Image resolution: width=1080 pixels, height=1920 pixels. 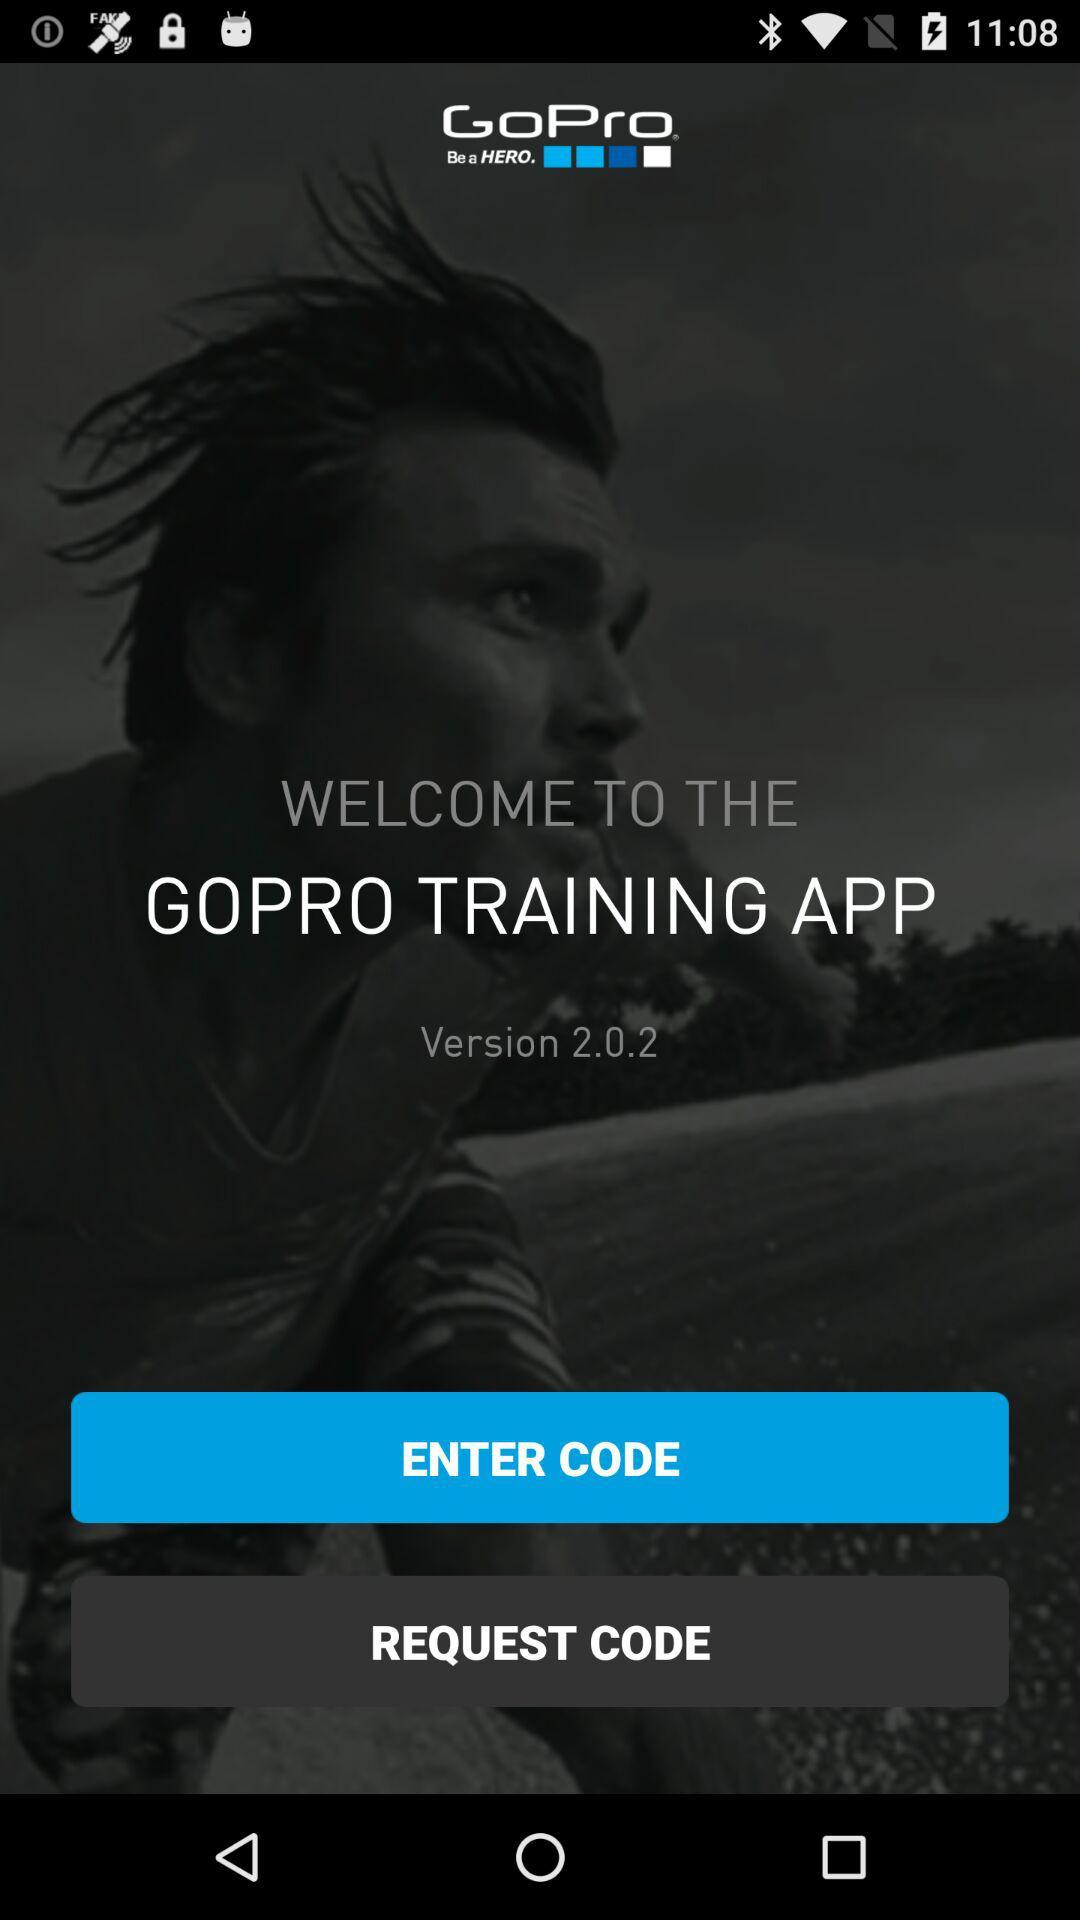 I want to click on the icon below version 2 0 item, so click(x=540, y=1457).